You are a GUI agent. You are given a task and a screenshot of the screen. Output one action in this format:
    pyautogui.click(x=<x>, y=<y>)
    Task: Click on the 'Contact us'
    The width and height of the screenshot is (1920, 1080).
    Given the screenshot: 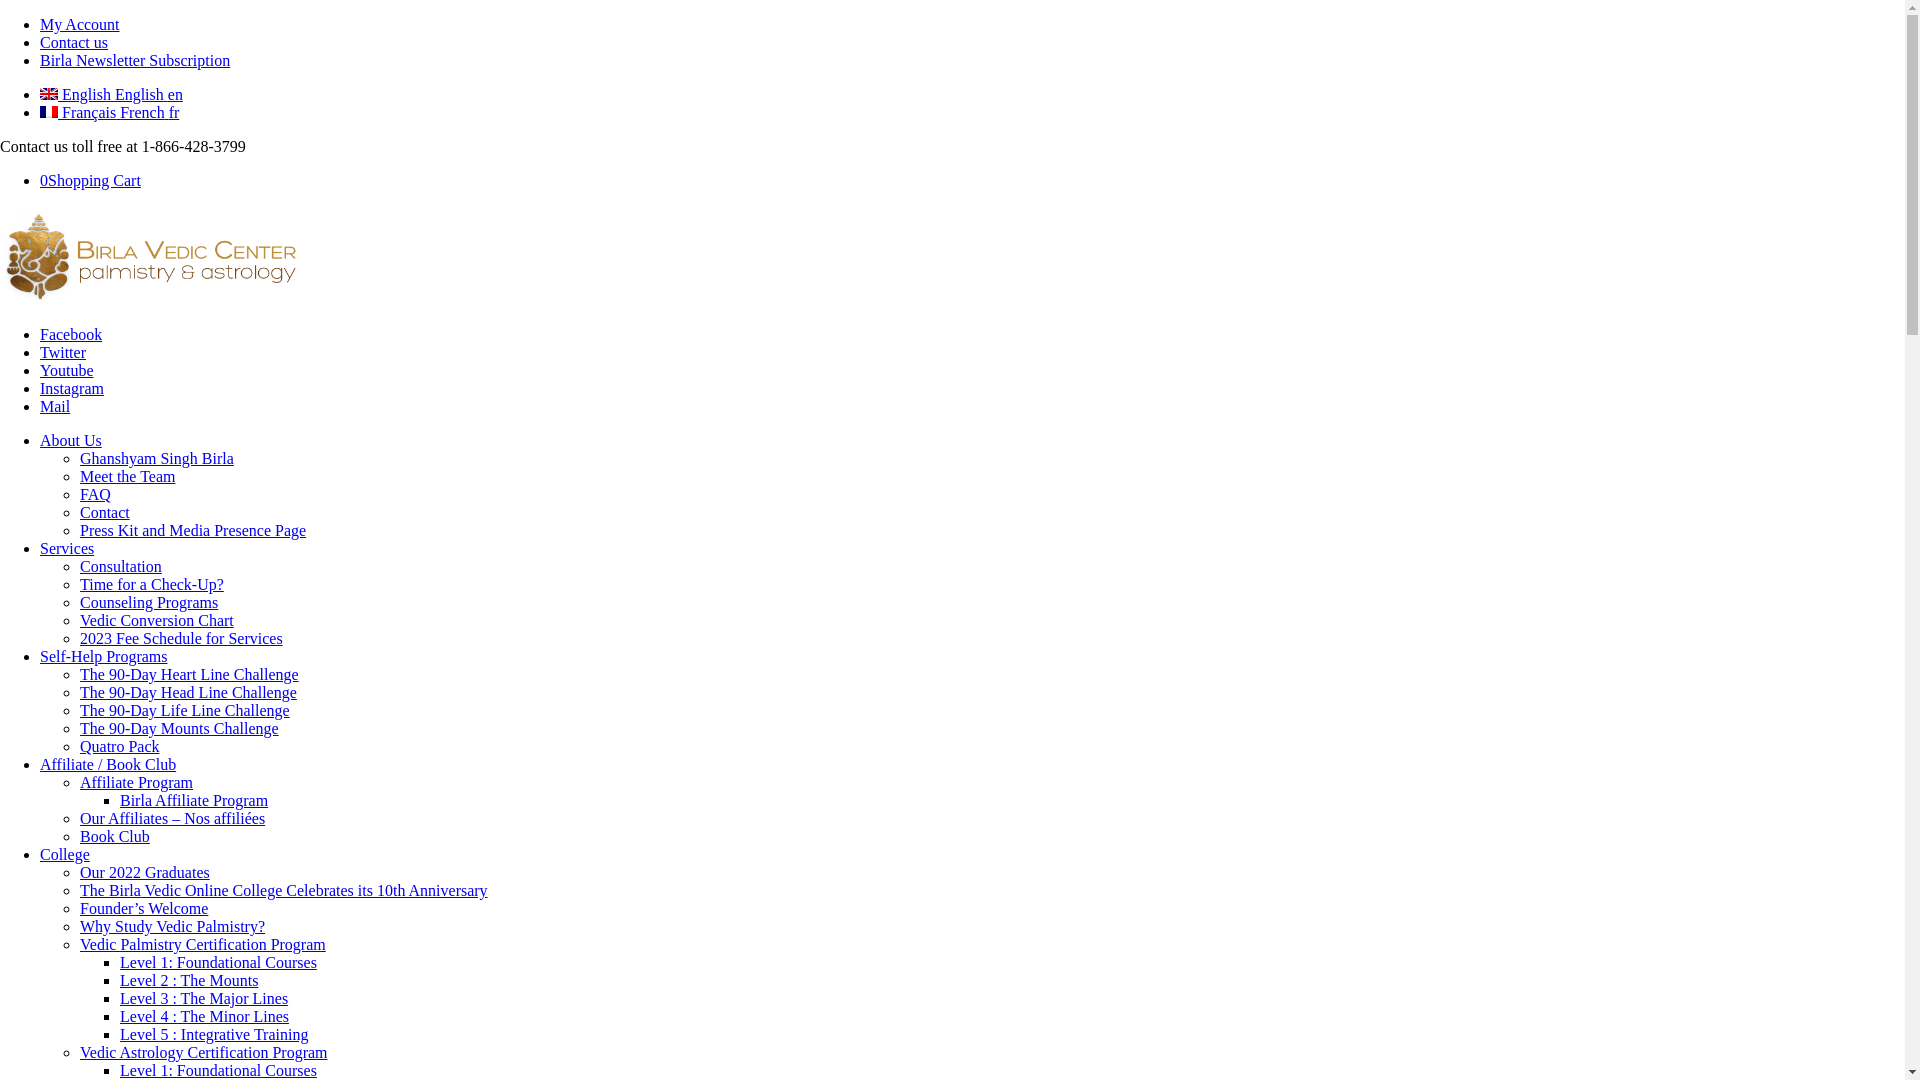 What is the action you would take?
    pyautogui.click(x=73, y=42)
    